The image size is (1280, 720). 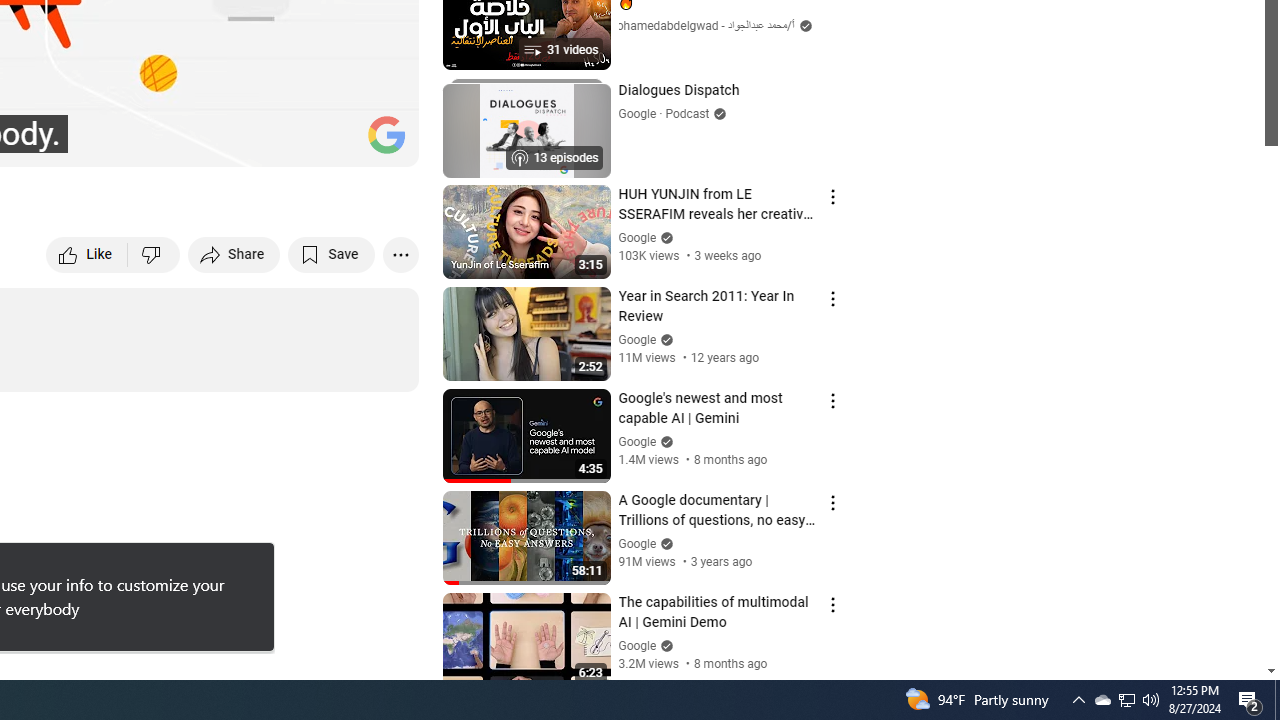 What do you see at coordinates (664, 645) in the screenshot?
I see `'Verified'` at bounding box center [664, 645].